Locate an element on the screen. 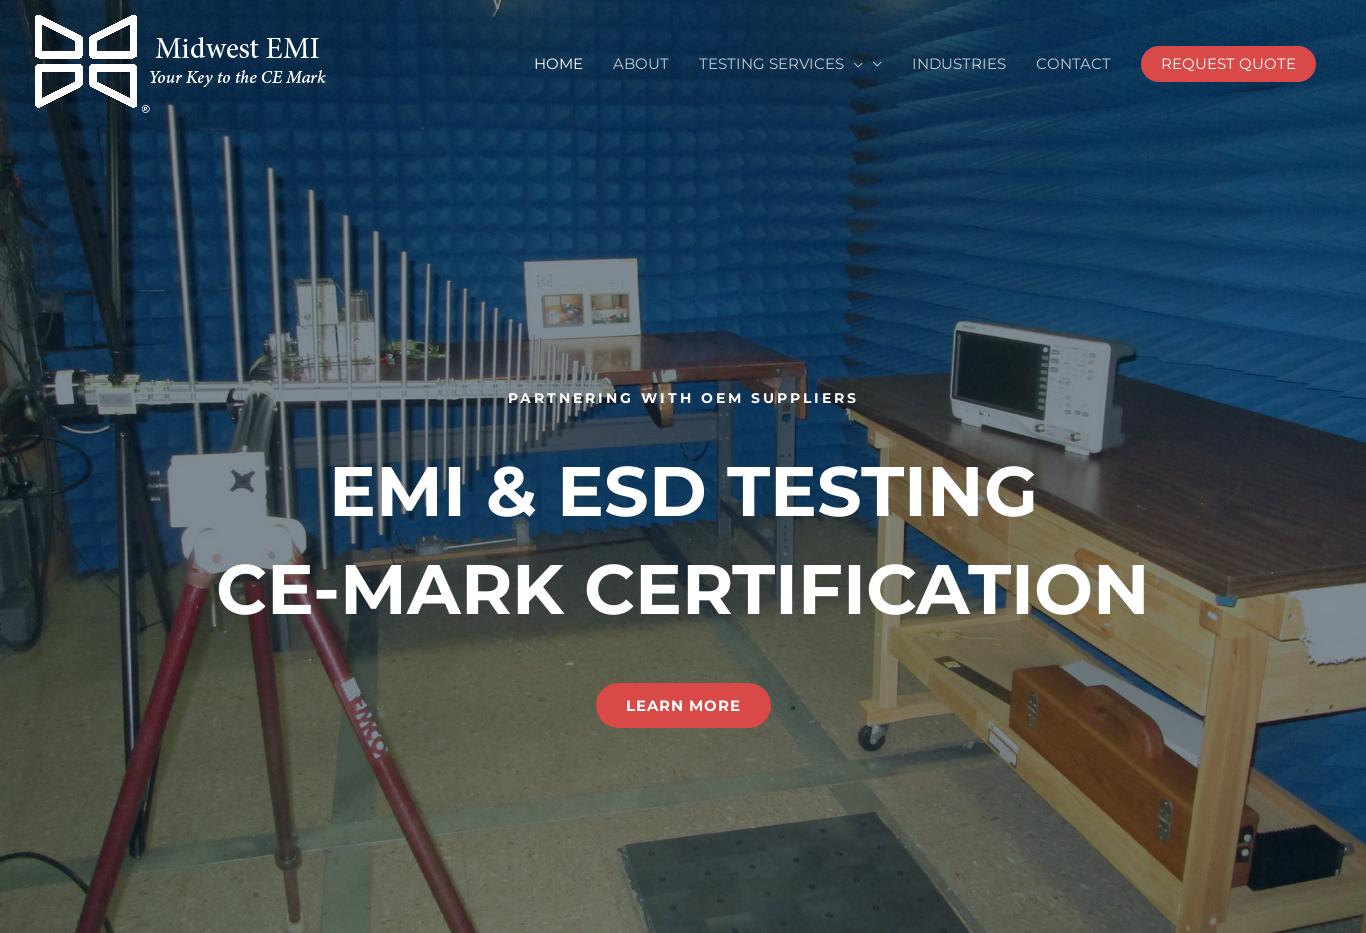  'ABOUT' is located at coordinates (640, 63).